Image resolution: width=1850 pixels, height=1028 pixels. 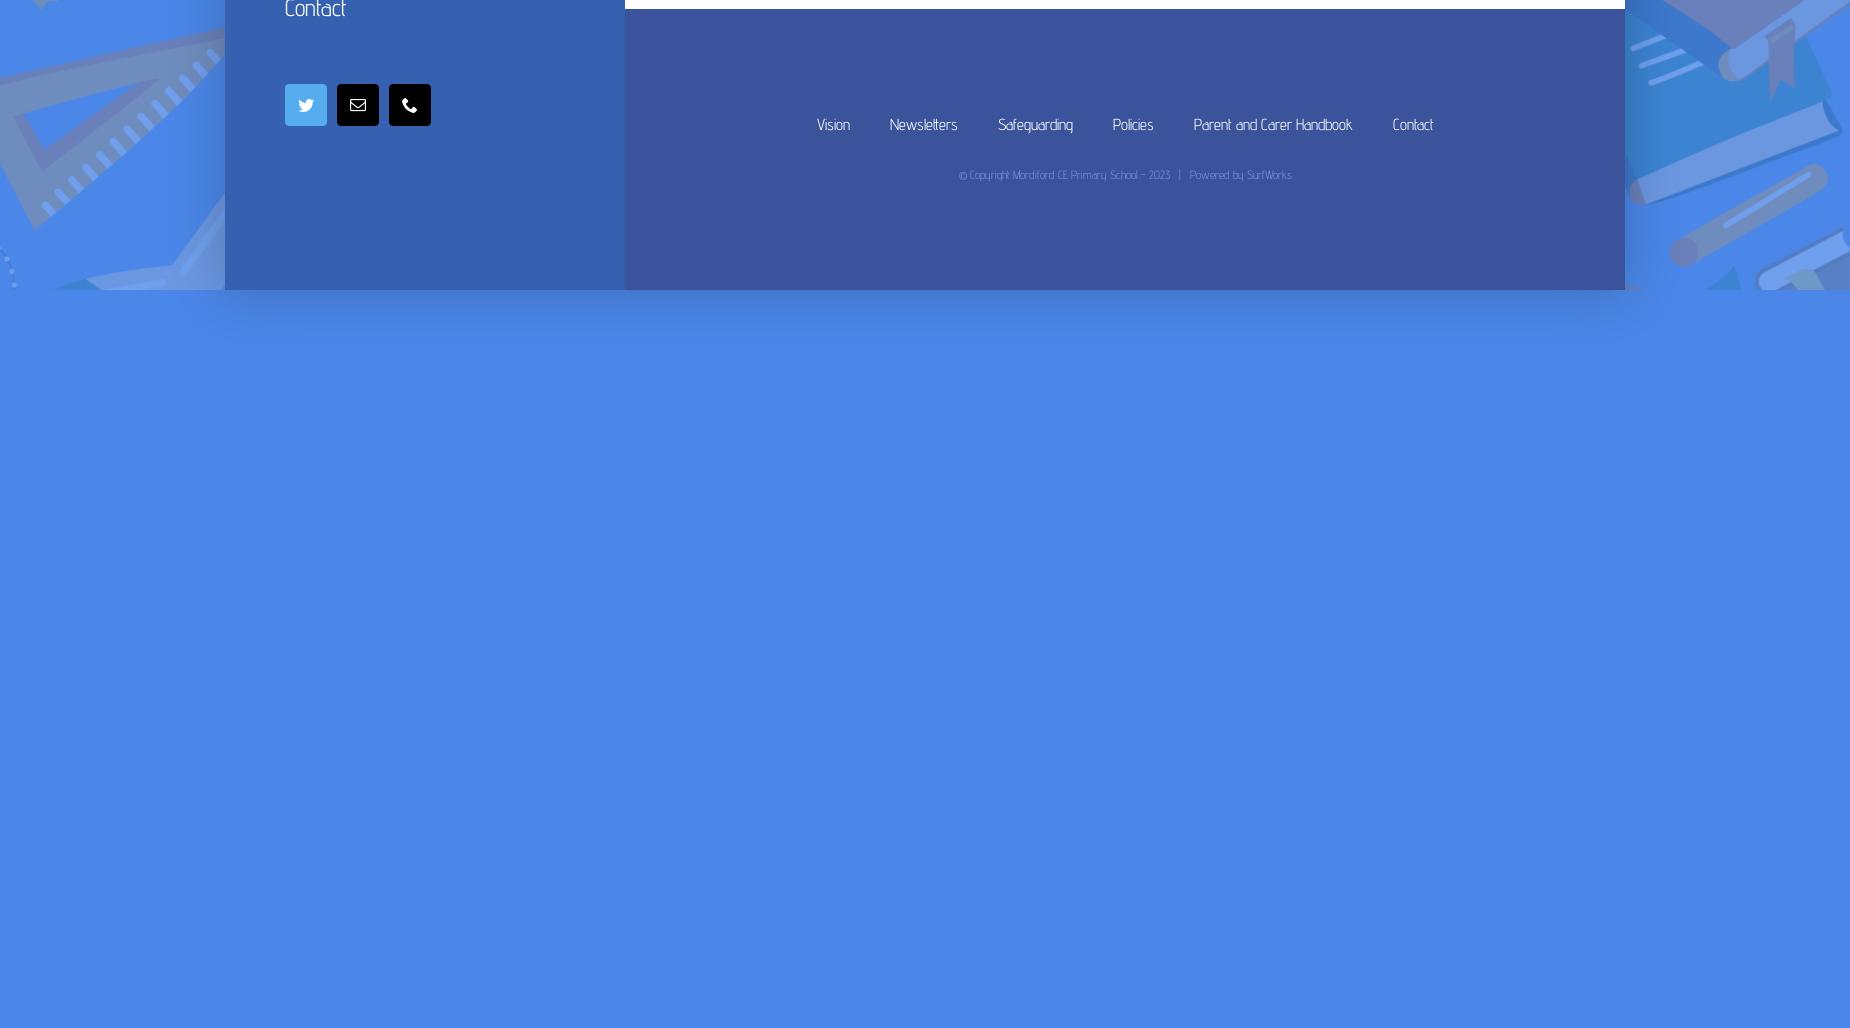 What do you see at coordinates (663, 38) in the screenshot?
I see `'PTFA'` at bounding box center [663, 38].